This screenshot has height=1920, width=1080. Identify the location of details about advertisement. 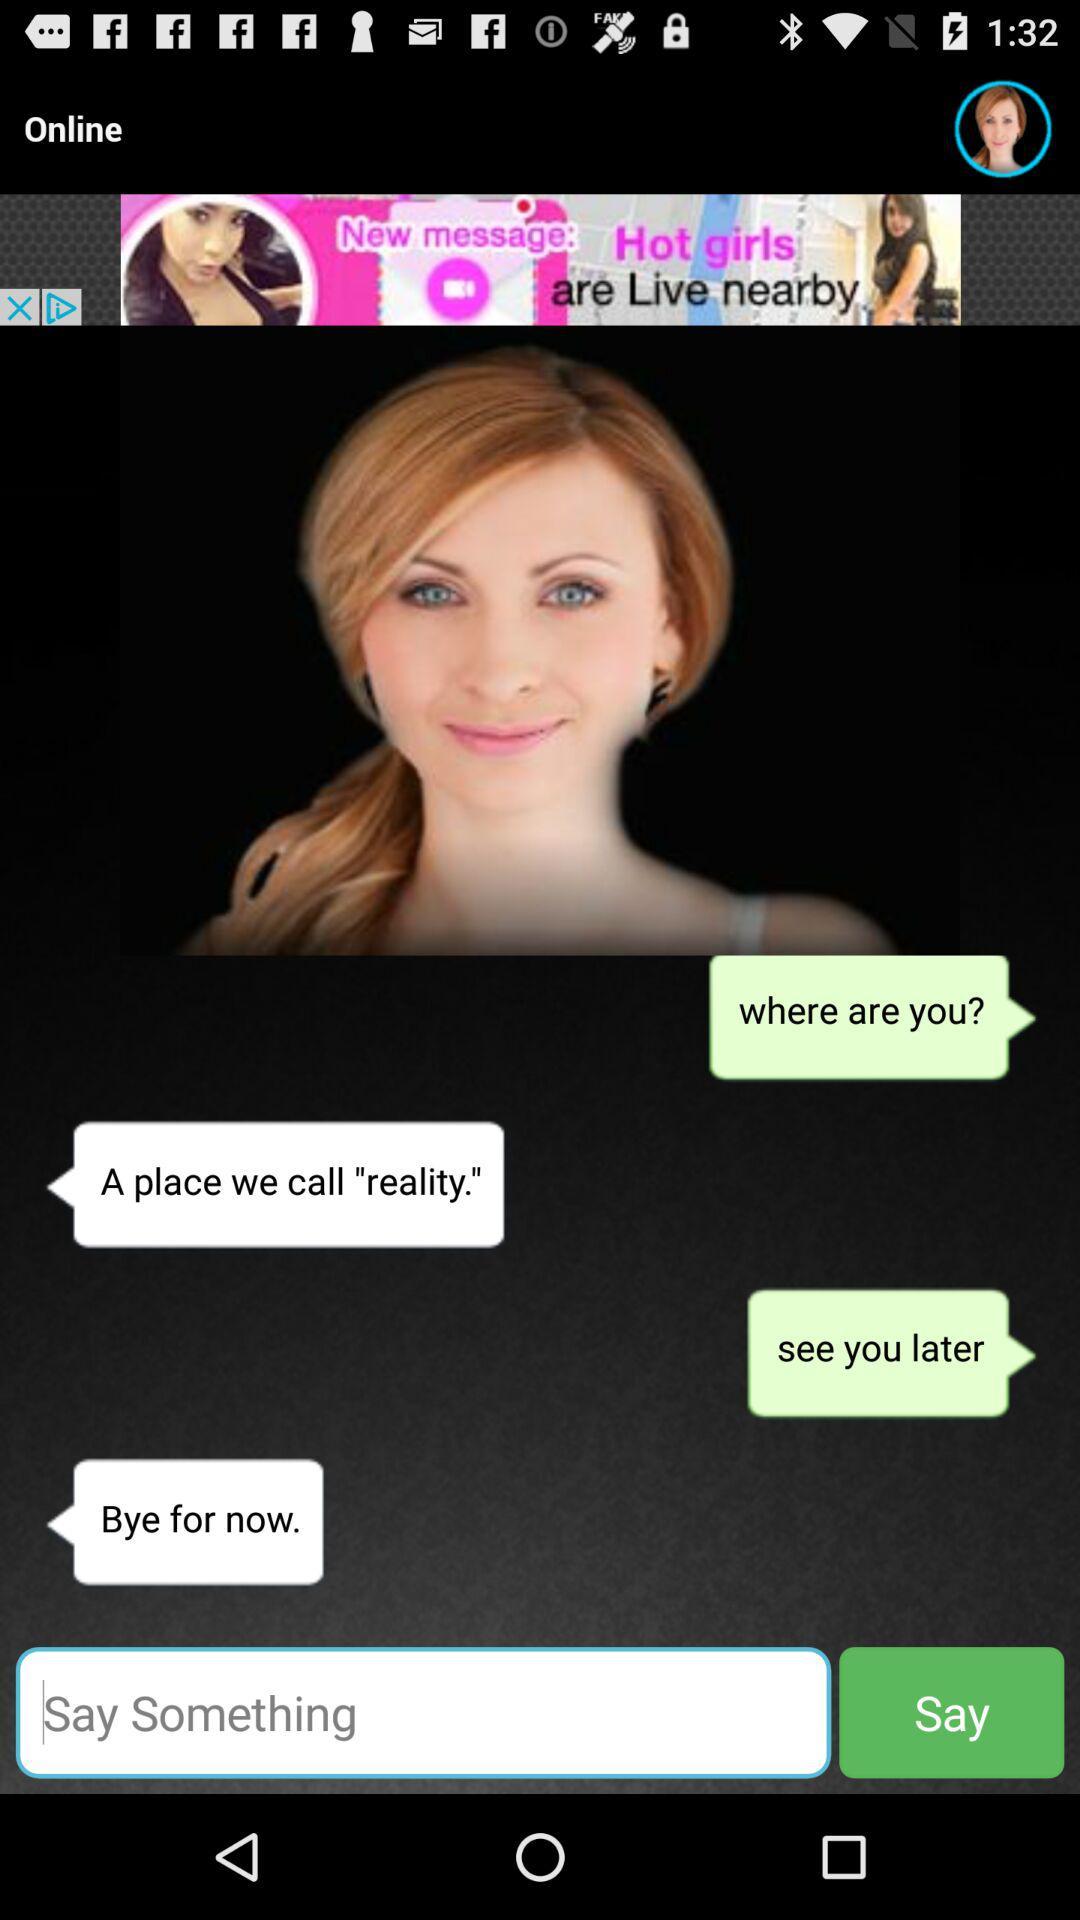
(540, 258).